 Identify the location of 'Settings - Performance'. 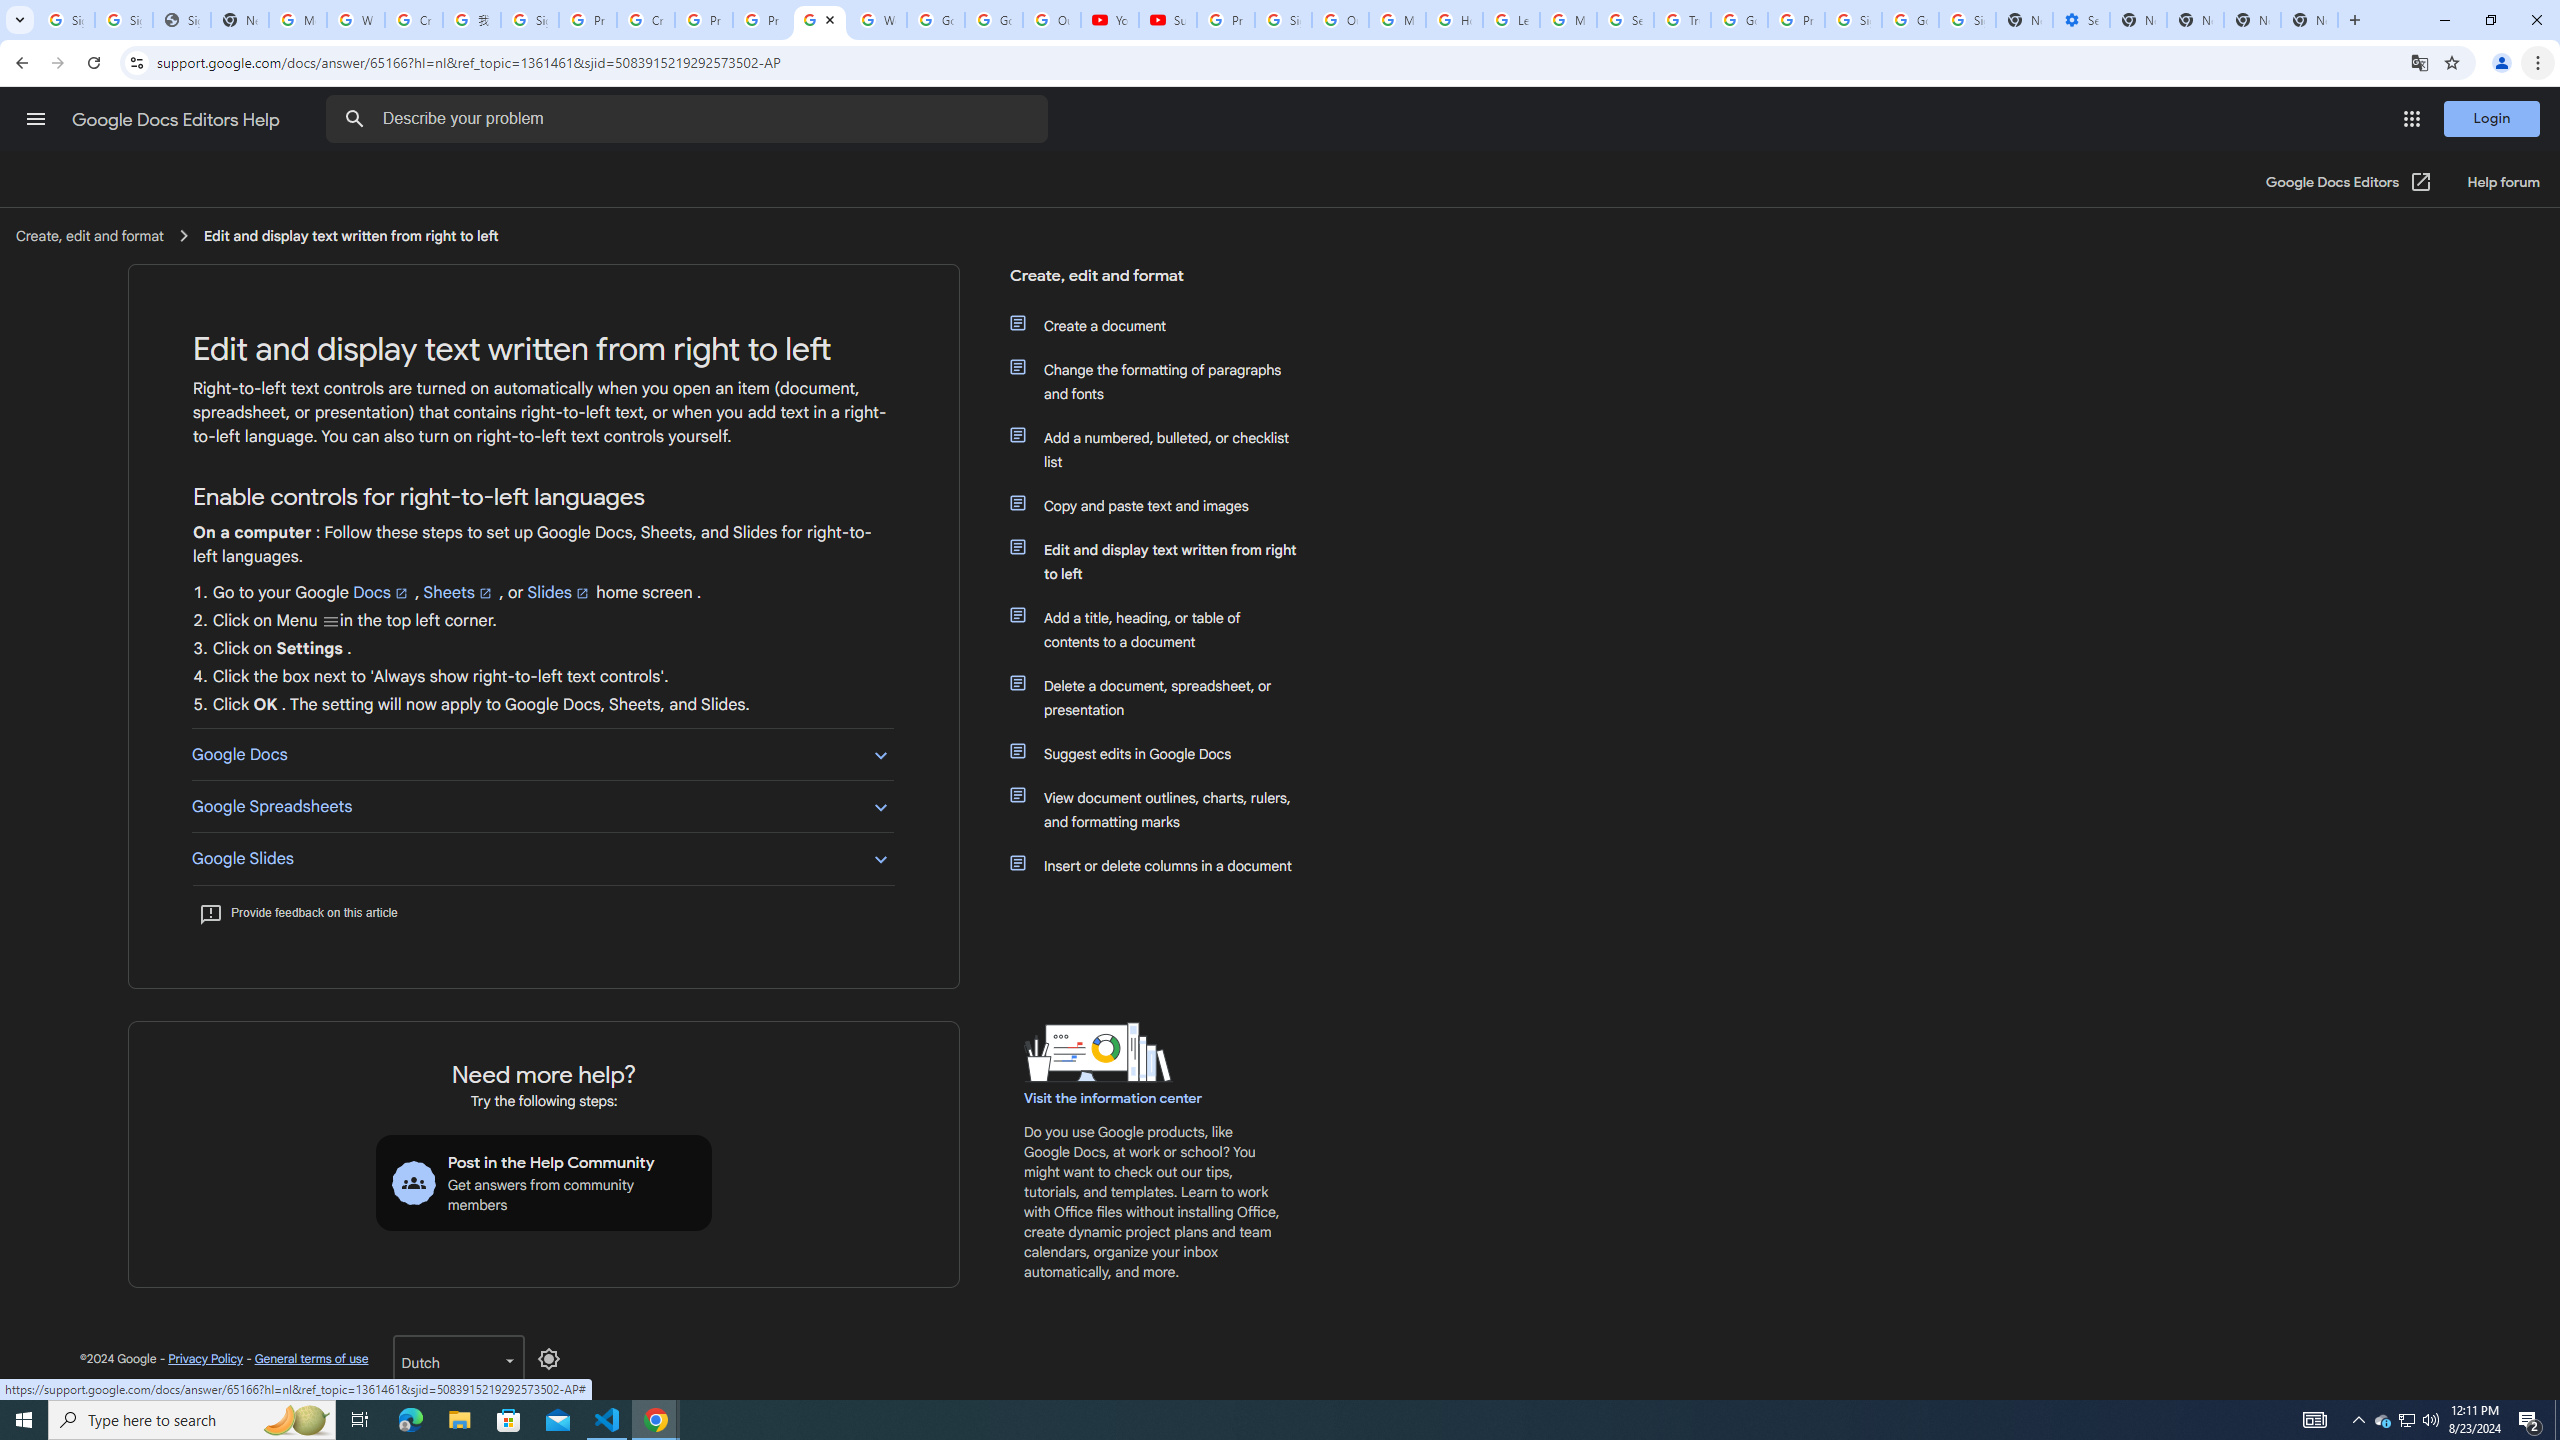
(2080, 19).